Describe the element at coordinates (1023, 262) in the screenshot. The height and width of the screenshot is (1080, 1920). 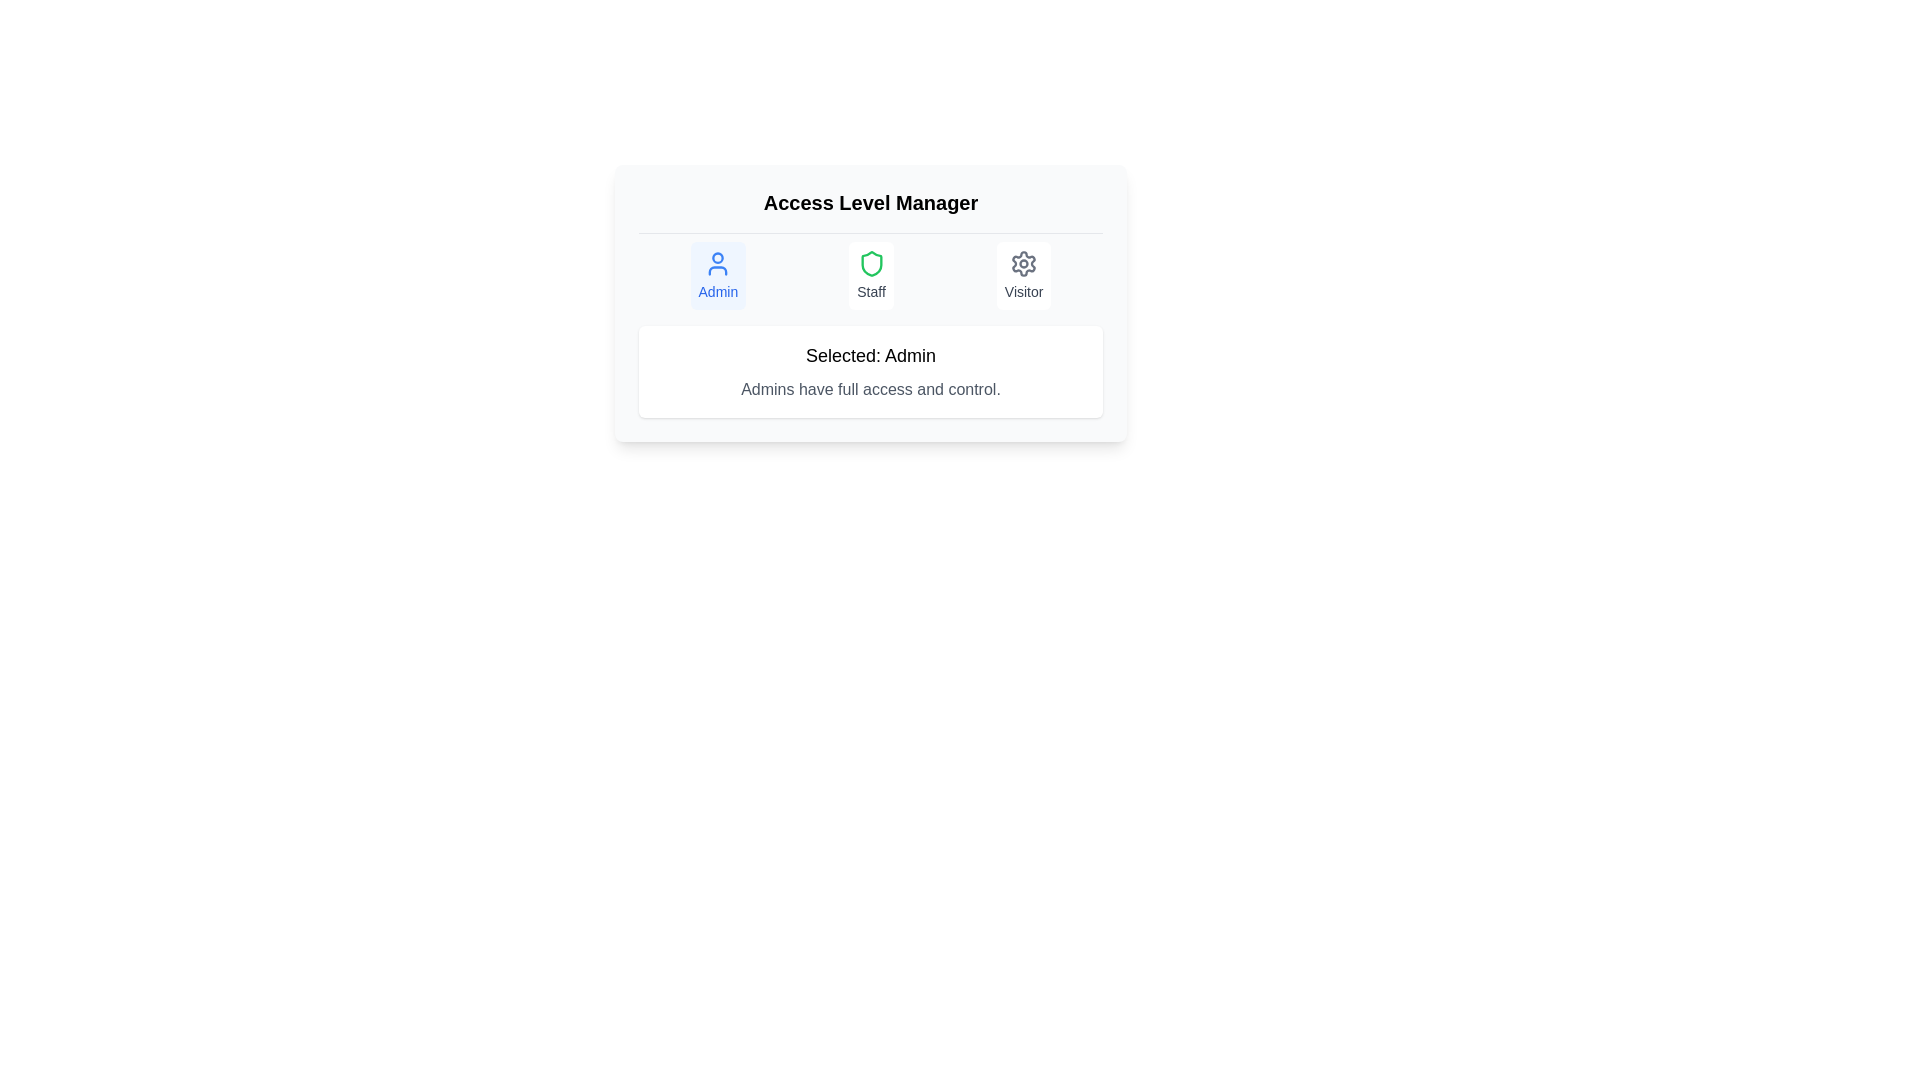
I see `gear icon representing the Visitor role in the Access Level Manager interface for additional interactive options` at that location.